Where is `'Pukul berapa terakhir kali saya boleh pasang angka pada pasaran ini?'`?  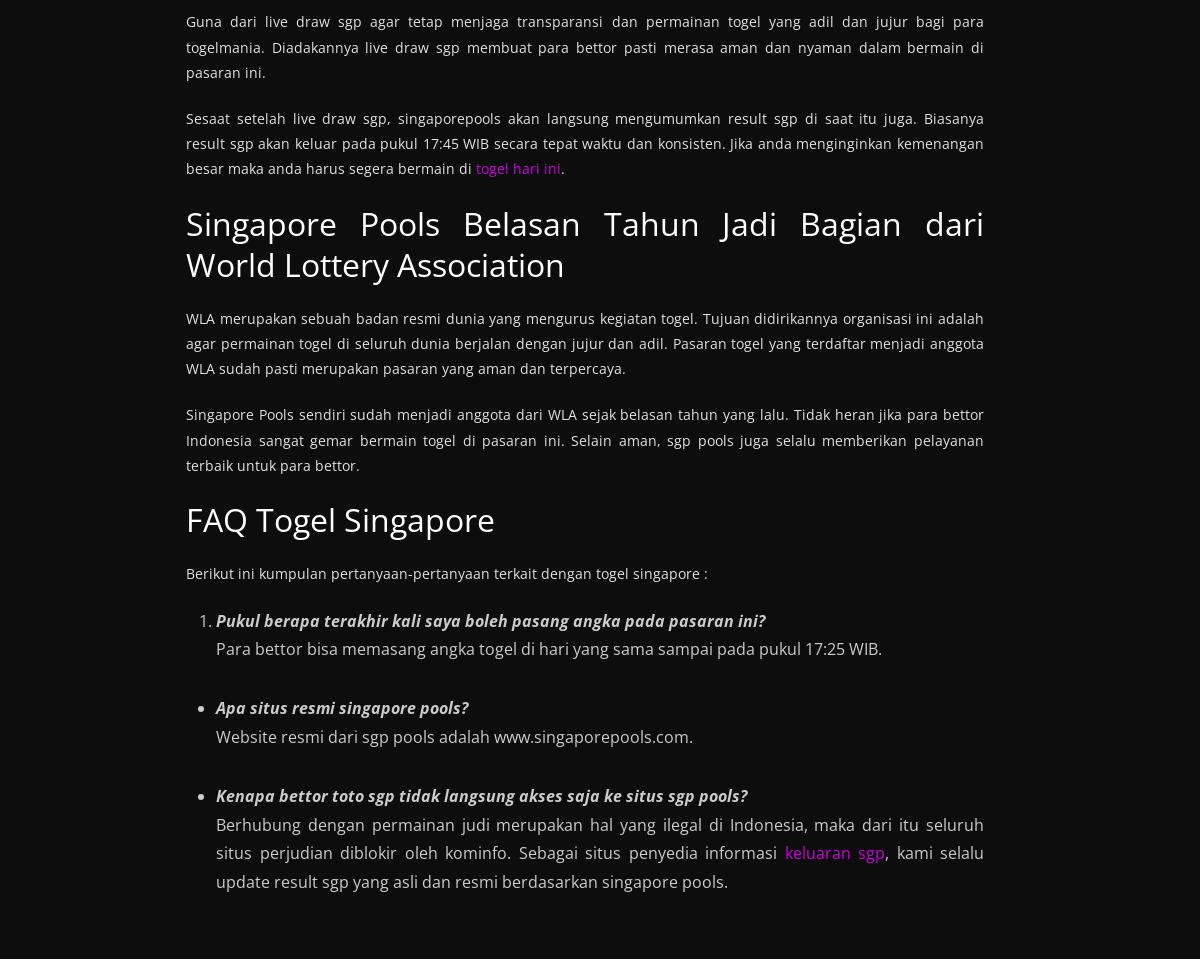 'Pukul berapa terakhir kali saya boleh pasang angka pada pasaran ini?' is located at coordinates (215, 619).